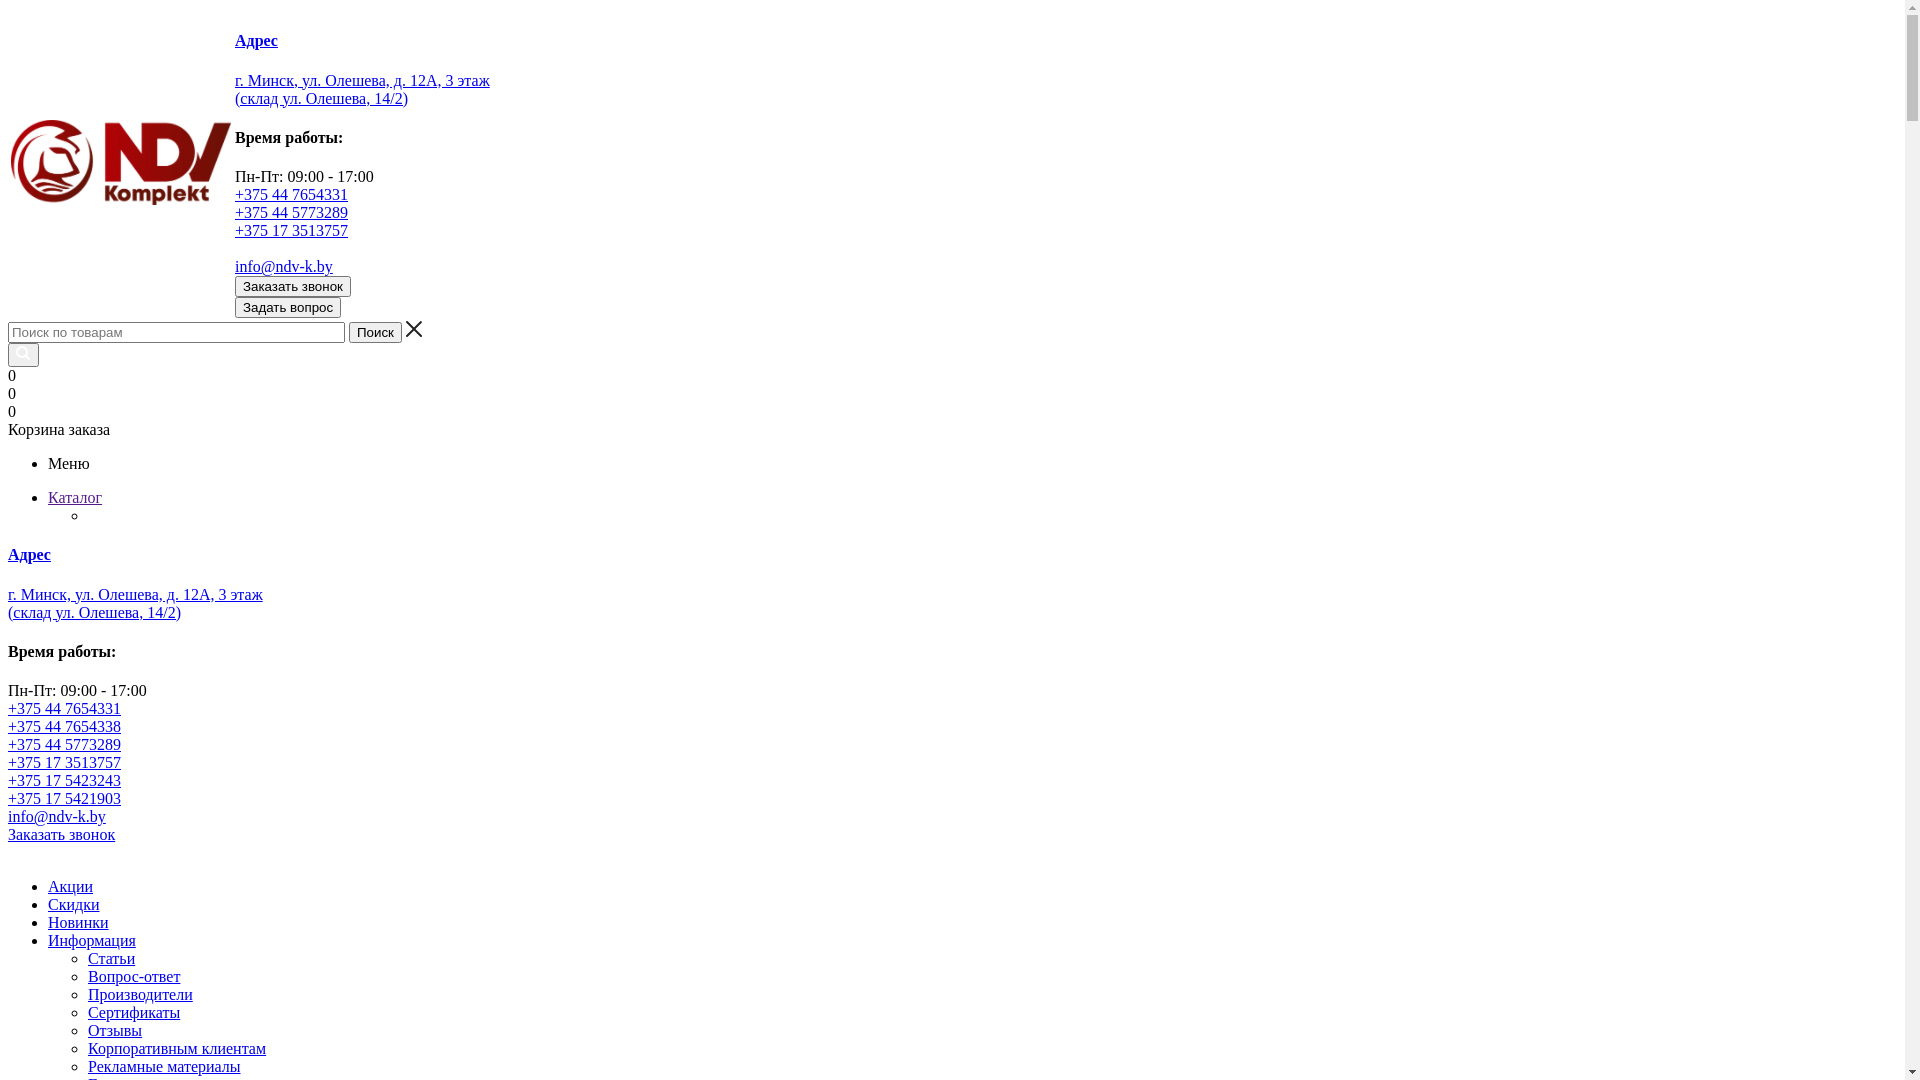 The image size is (1920, 1080). What do you see at coordinates (64, 779) in the screenshot?
I see `'+375 17 5423243'` at bounding box center [64, 779].